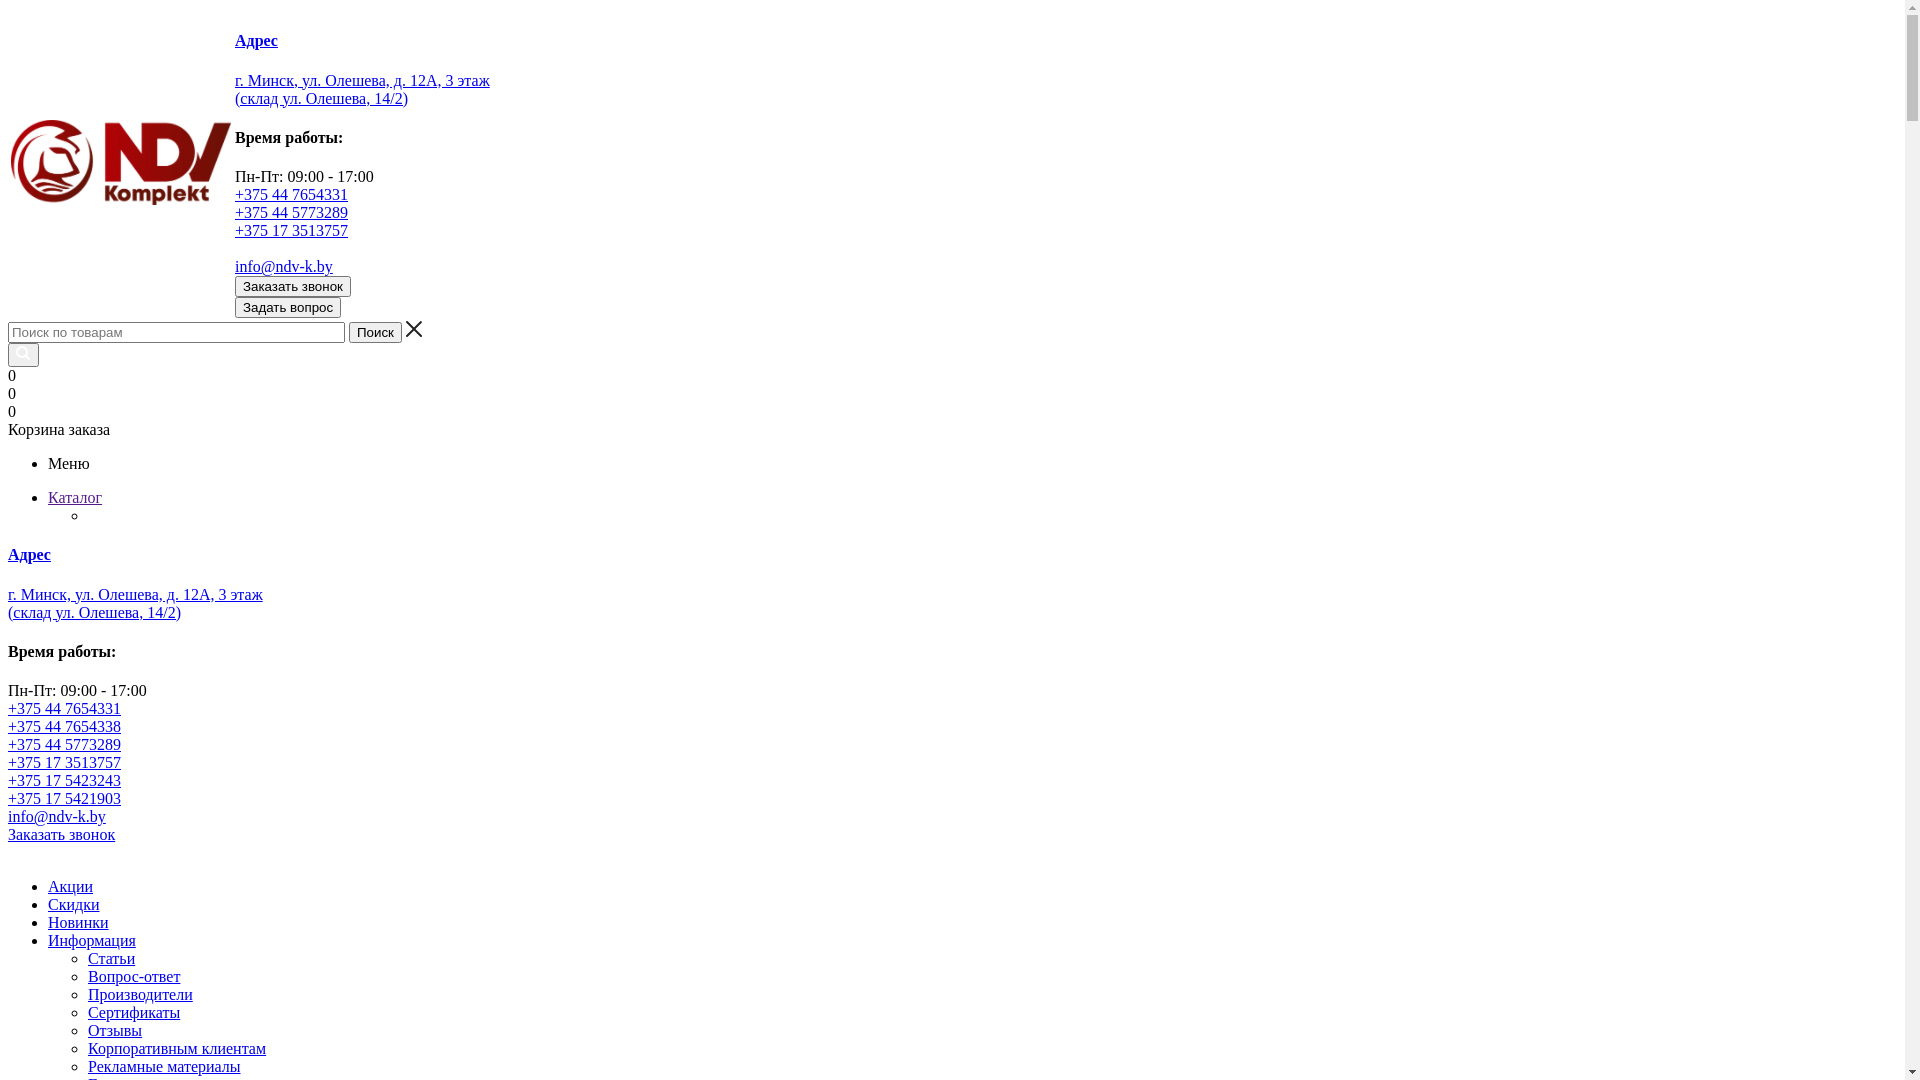 The image size is (1920, 1080). What do you see at coordinates (64, 779) in the screenshot?
I see `'+375 17 5423243'` at bounding box center [64, 779].